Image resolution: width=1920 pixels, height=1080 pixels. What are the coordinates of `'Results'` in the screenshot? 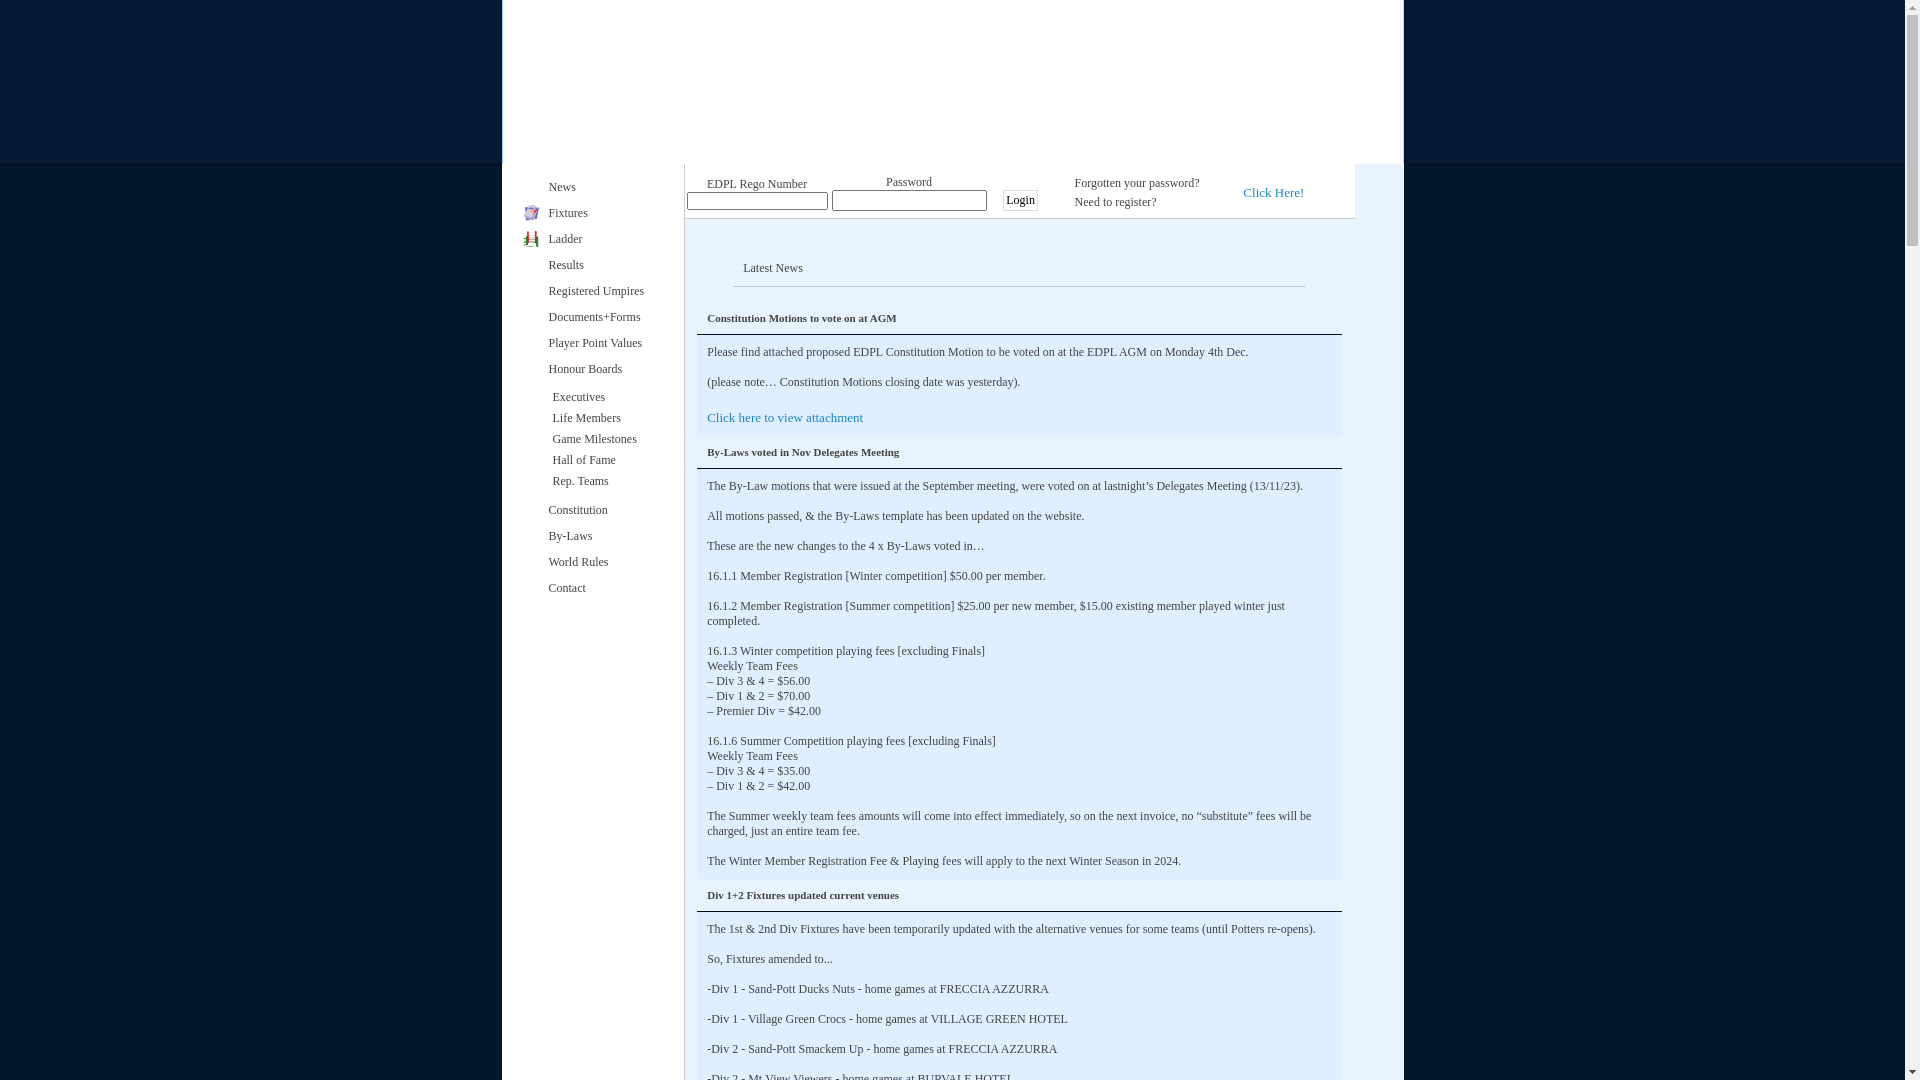 It's located at (543, 264).